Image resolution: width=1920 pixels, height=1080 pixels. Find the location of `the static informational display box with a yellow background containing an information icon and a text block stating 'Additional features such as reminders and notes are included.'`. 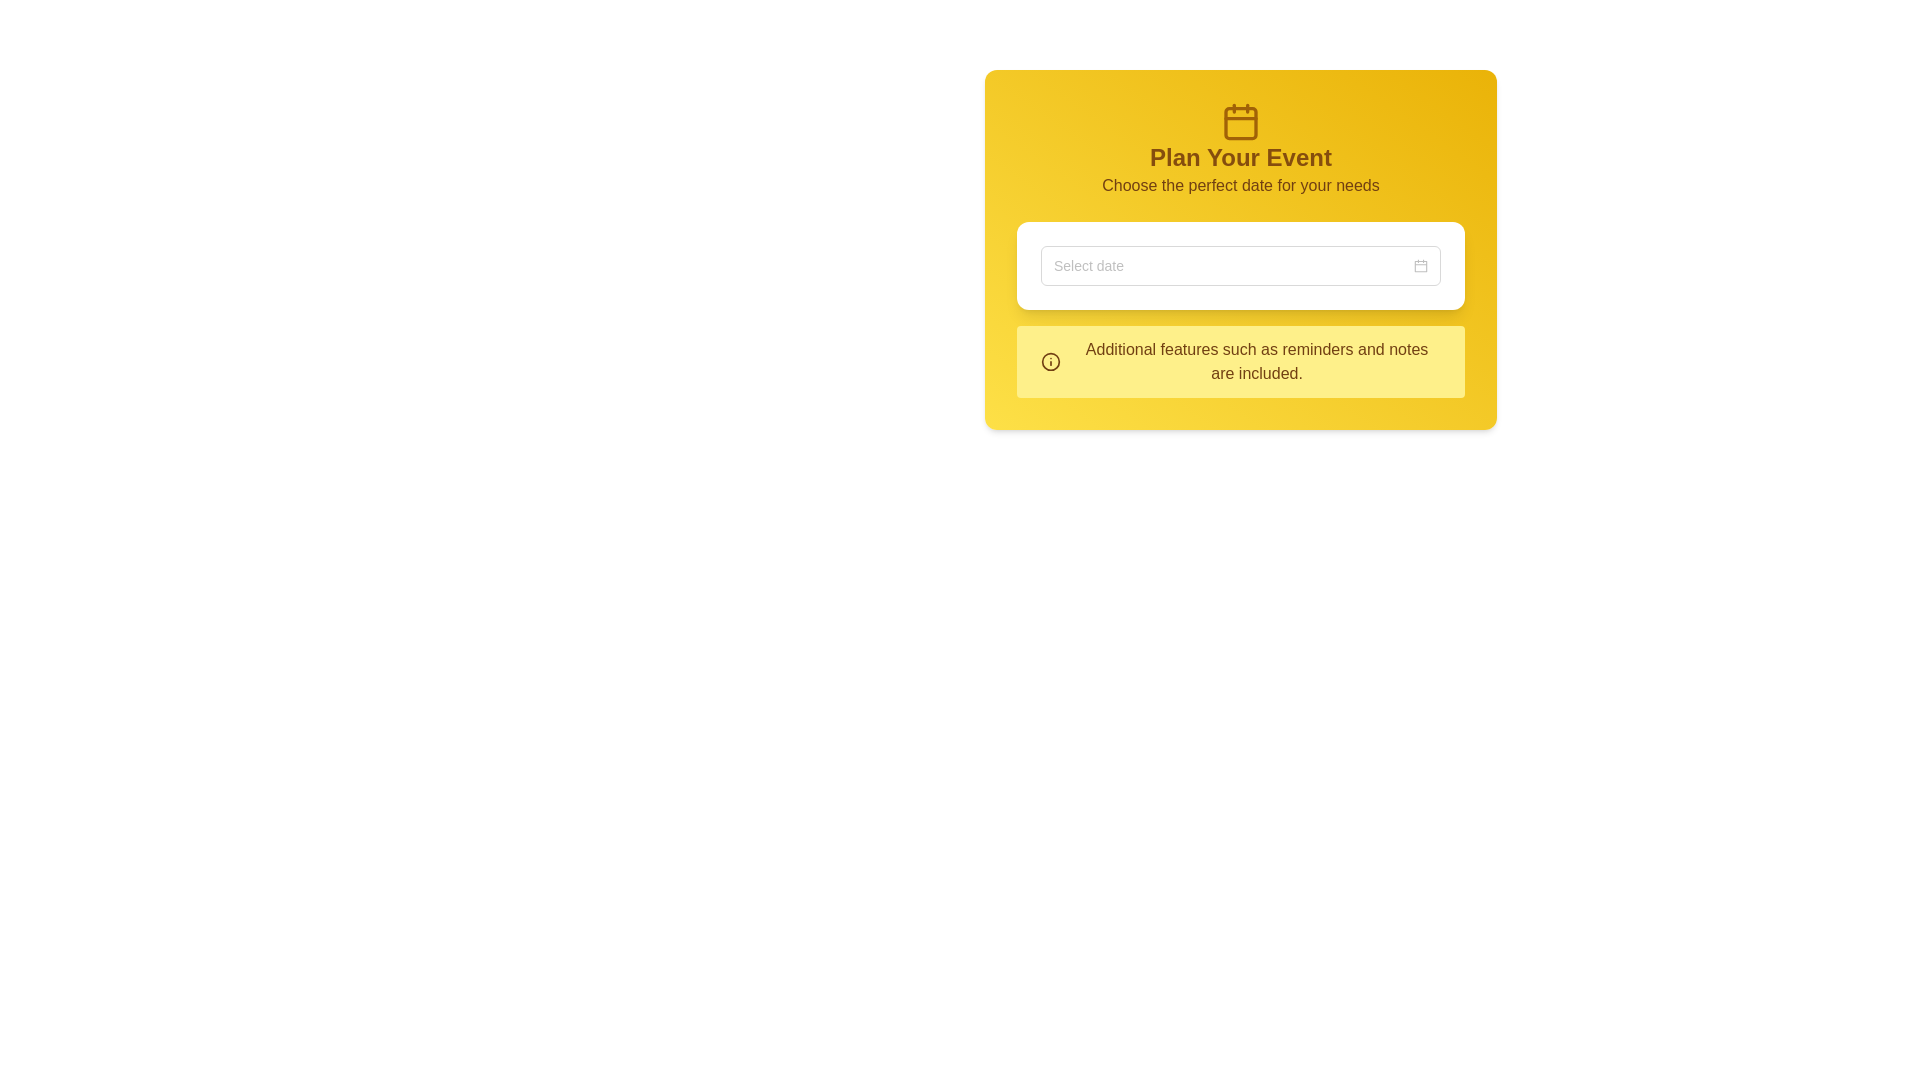

the static informational display box with a yellow background containing an information icon and a text block stating 'Additional features such as reminders and notes are included.' is located at coordinates (1240, 362).